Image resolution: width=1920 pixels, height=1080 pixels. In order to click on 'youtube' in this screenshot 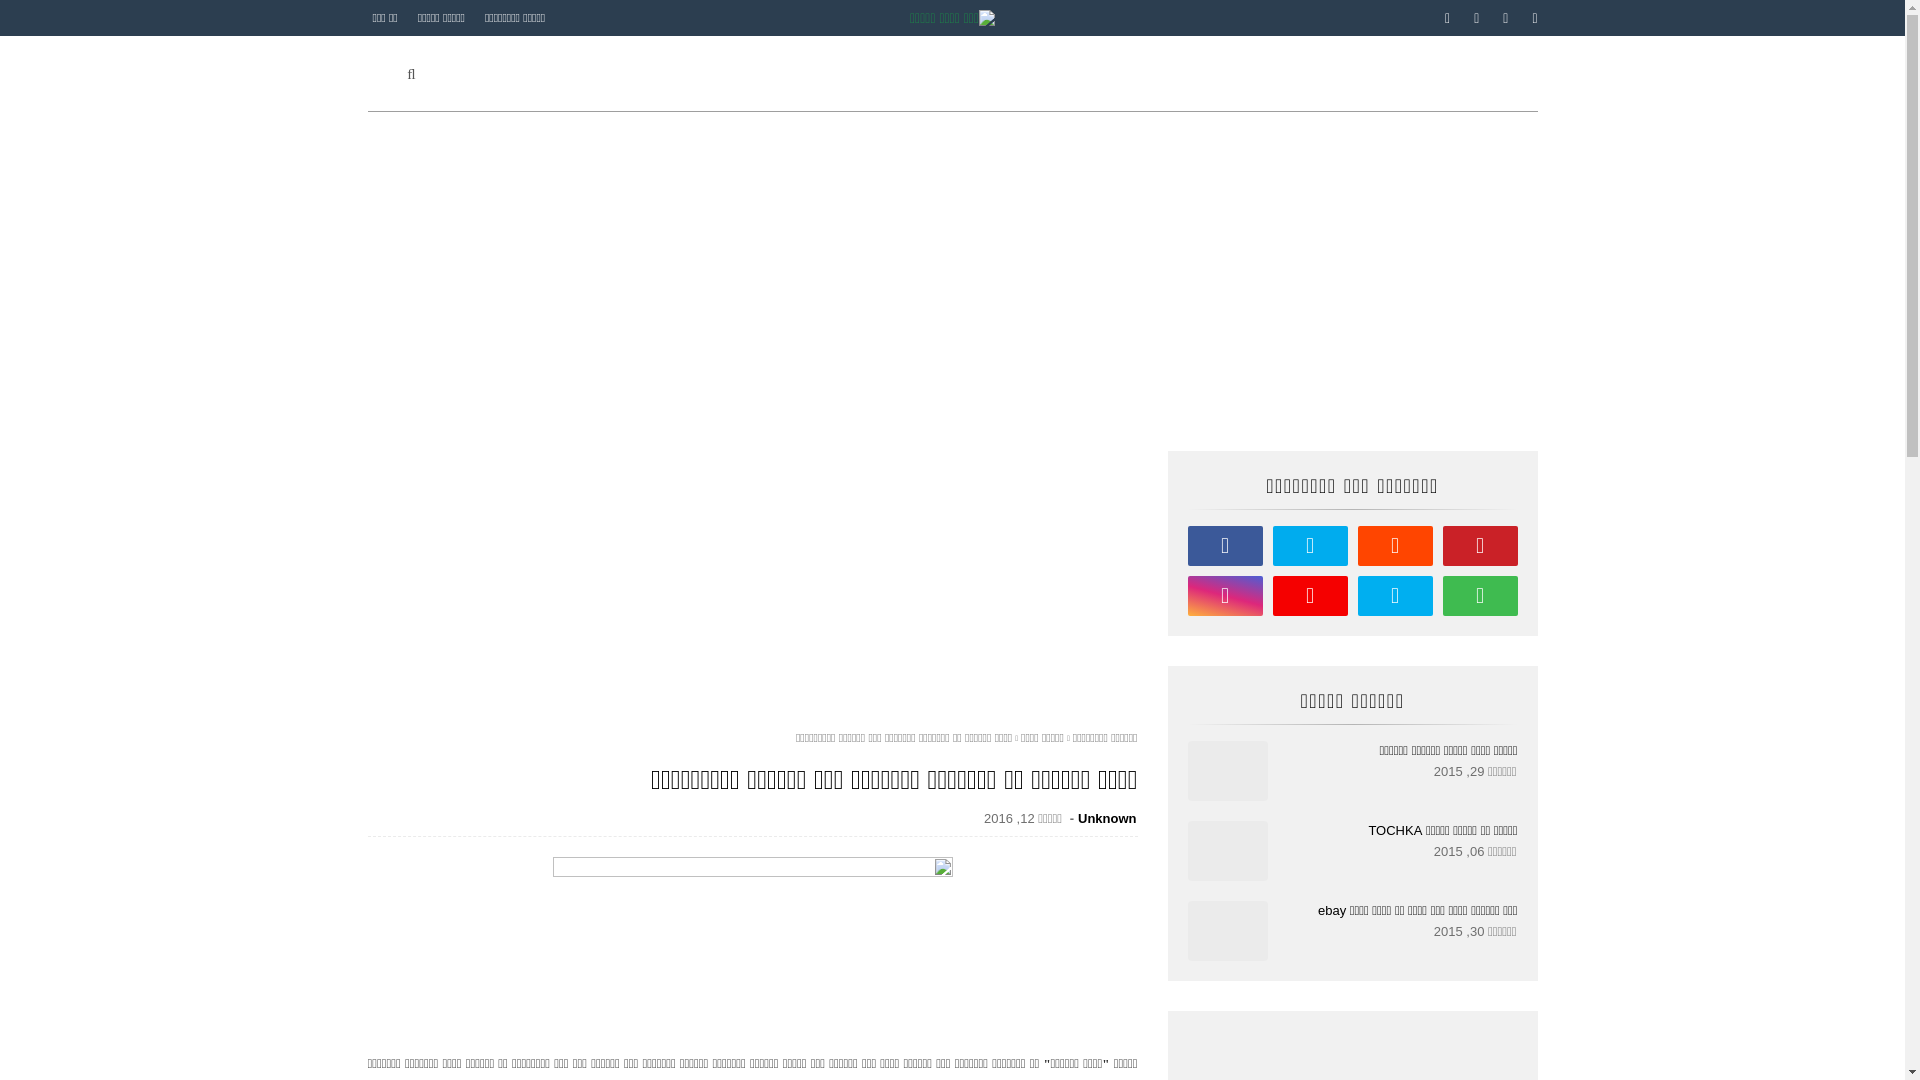, I will do `click(1309, 595)`.